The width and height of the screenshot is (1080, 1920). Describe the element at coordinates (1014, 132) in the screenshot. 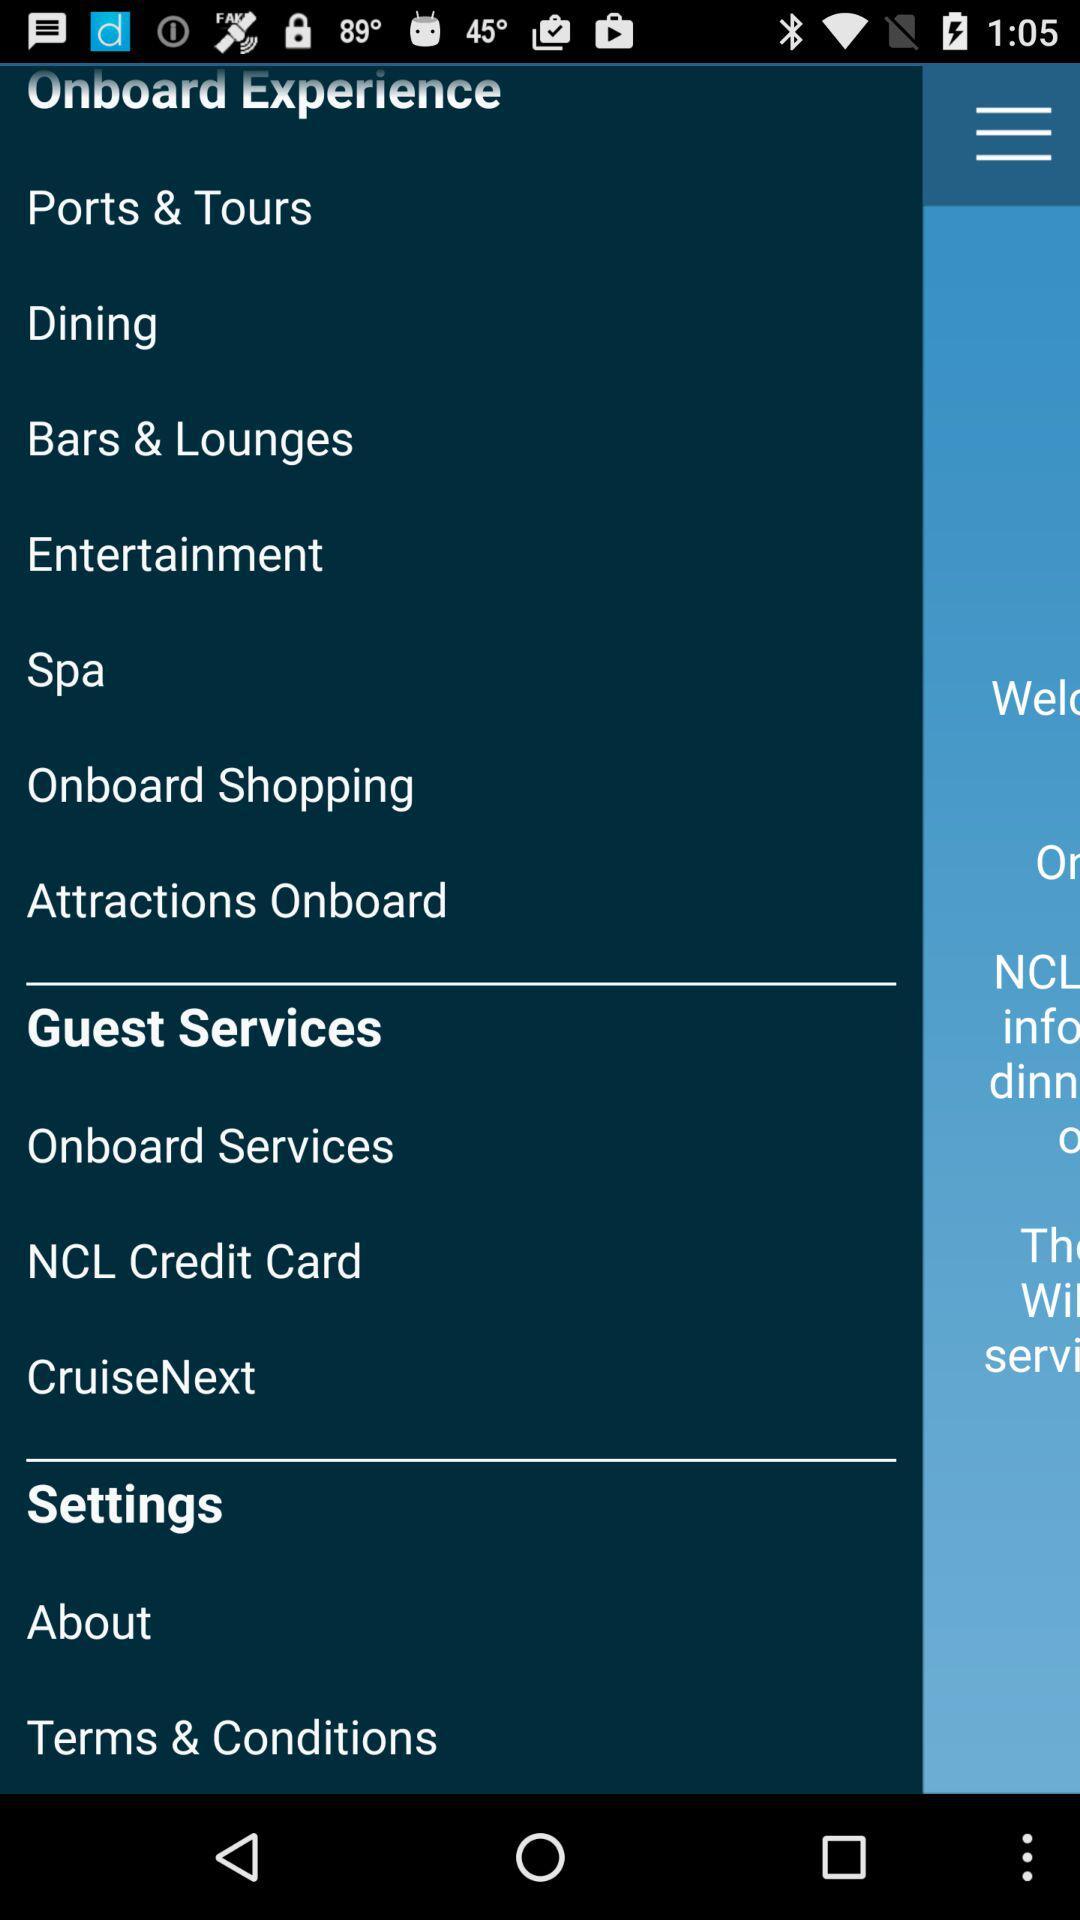

I see `the icon at the top right corner` at that location.